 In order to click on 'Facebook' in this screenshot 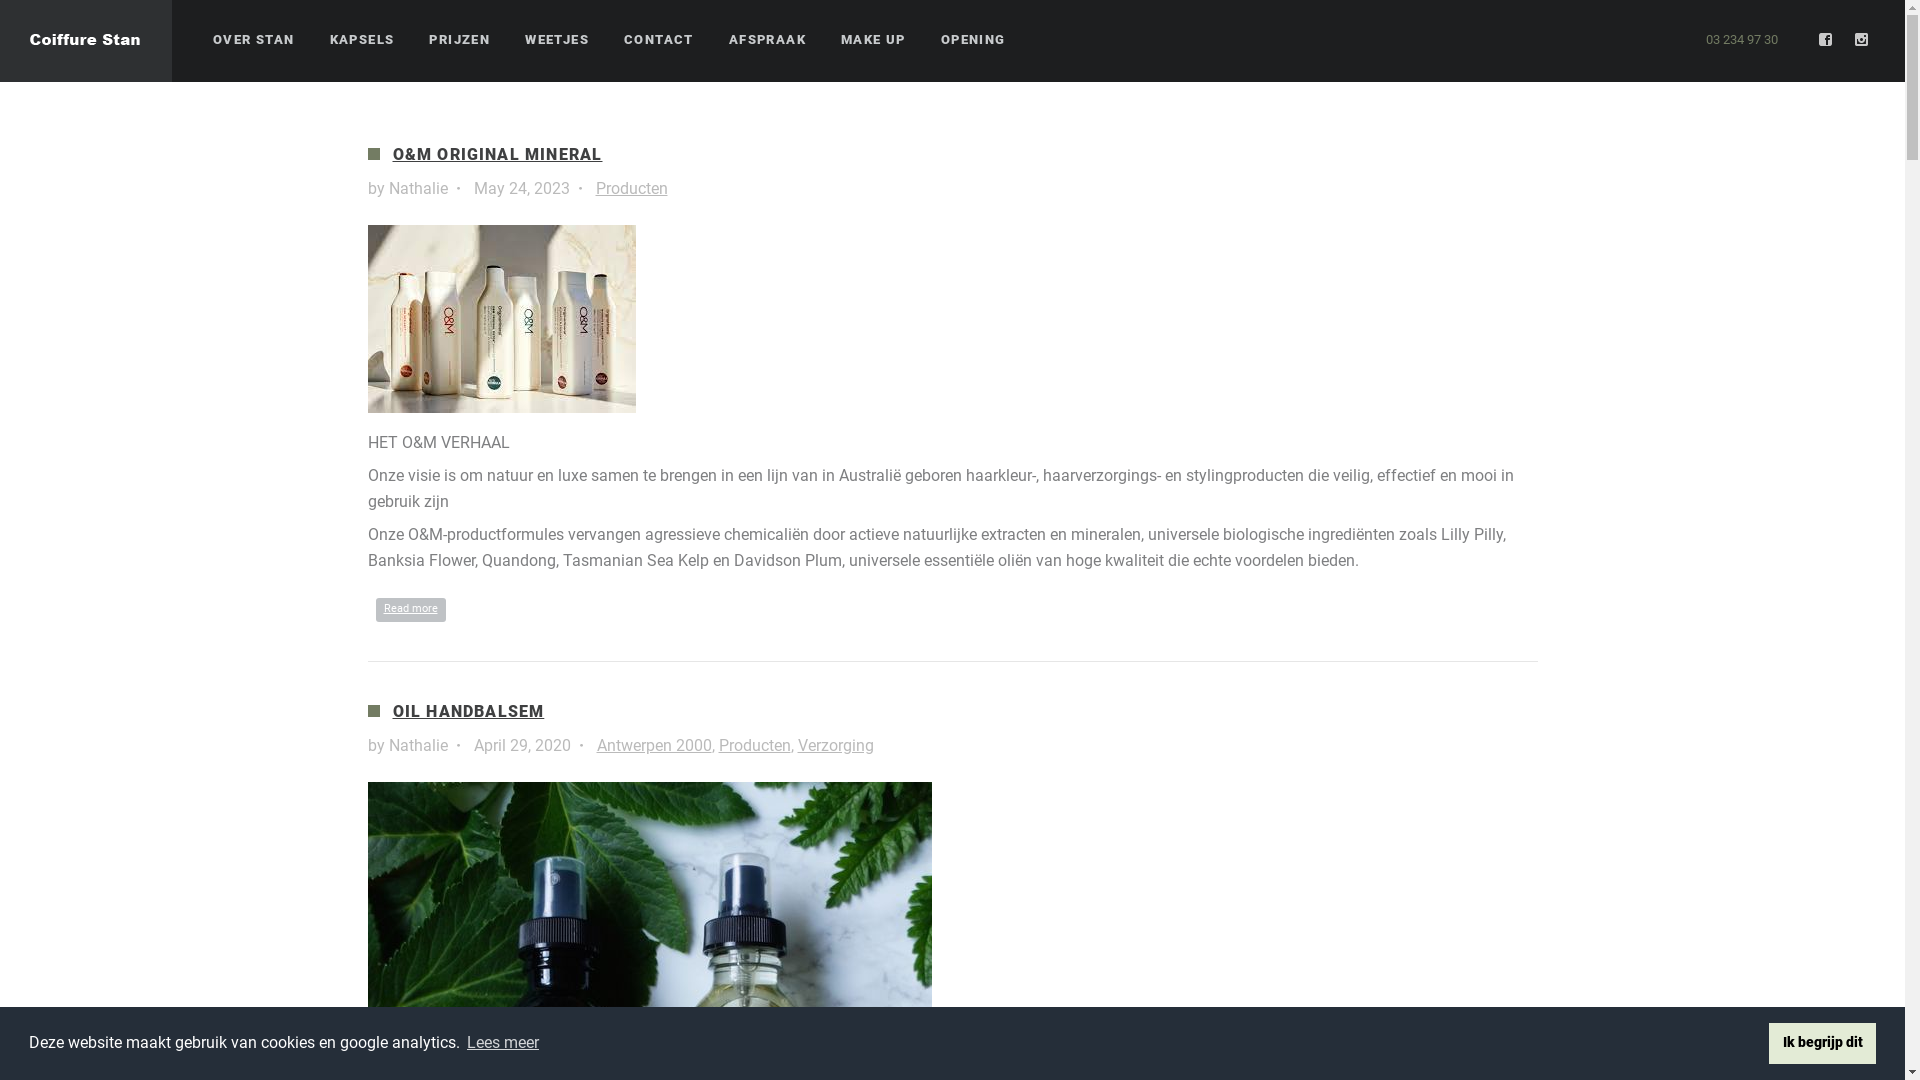, I will do `click(1815, 39)`.